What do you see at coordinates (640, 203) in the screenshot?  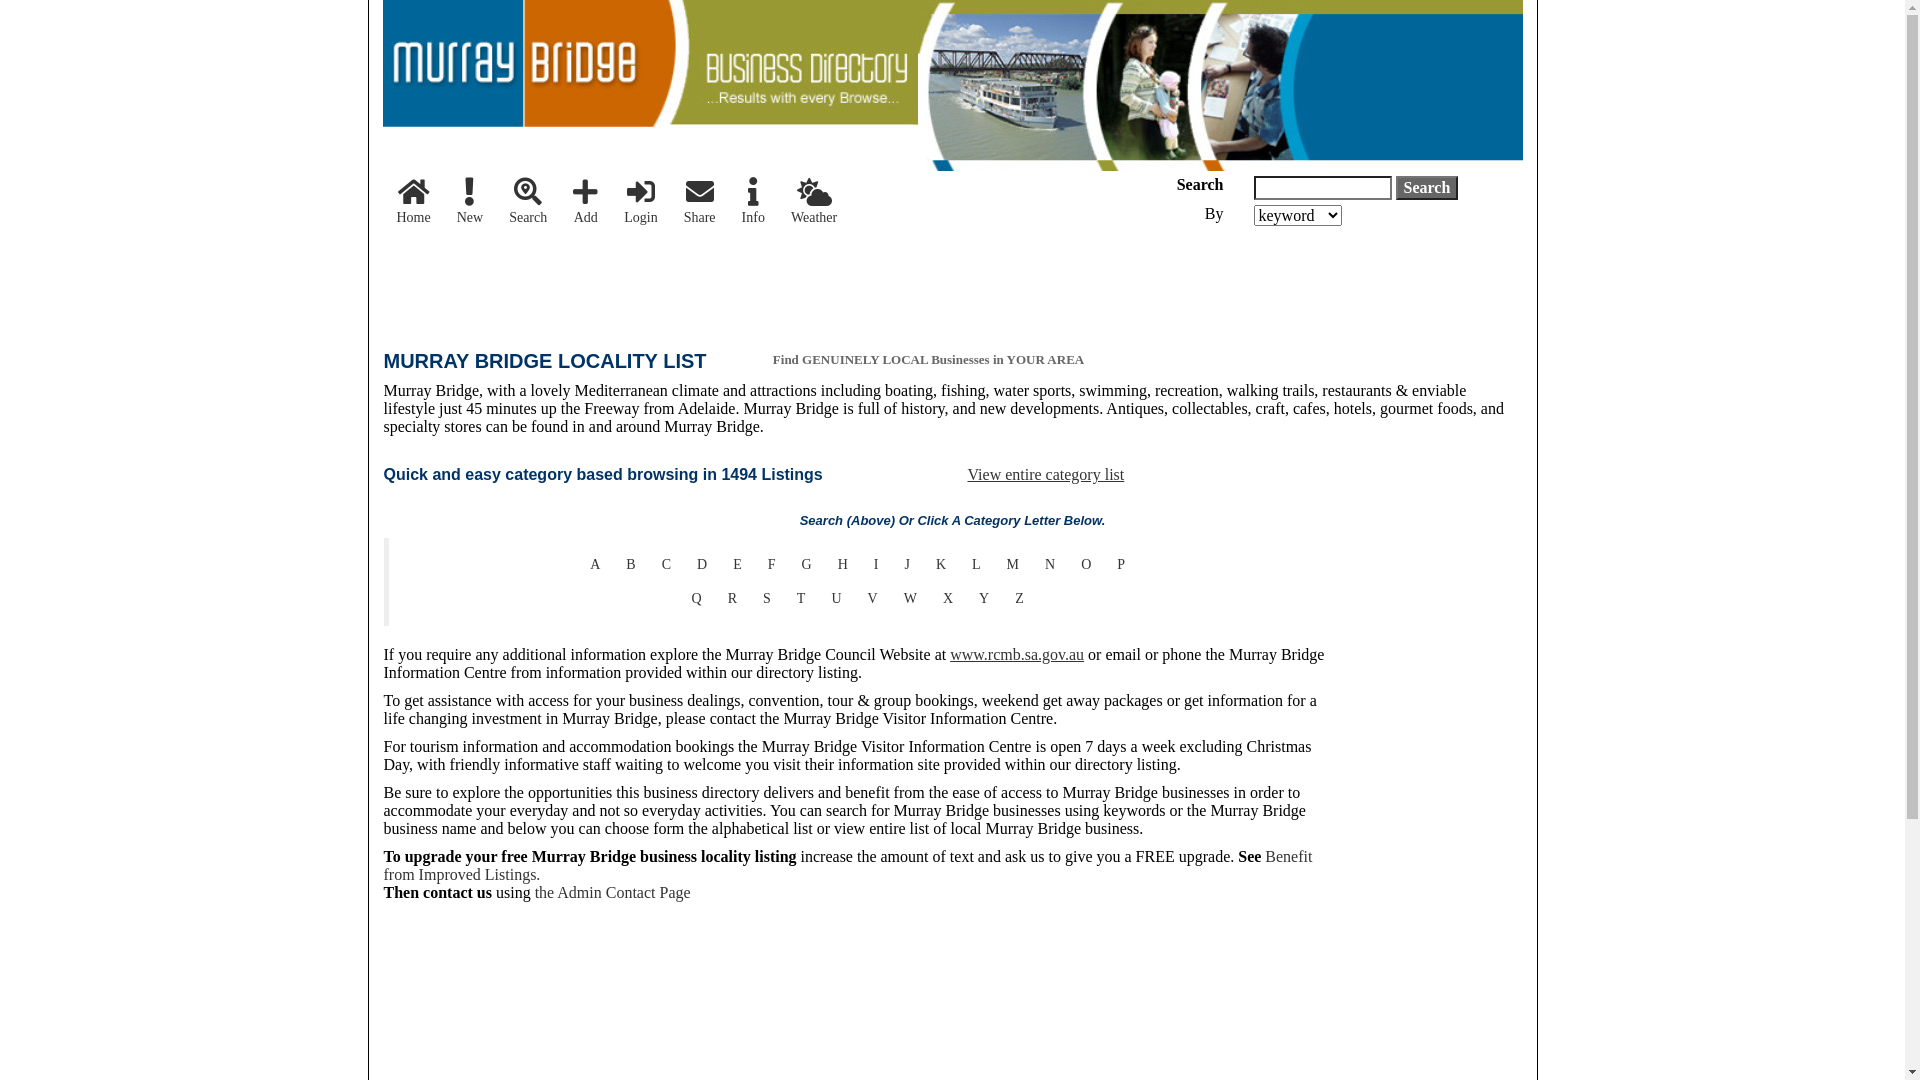 I see `'Login'` at bounding box center [640, 203].